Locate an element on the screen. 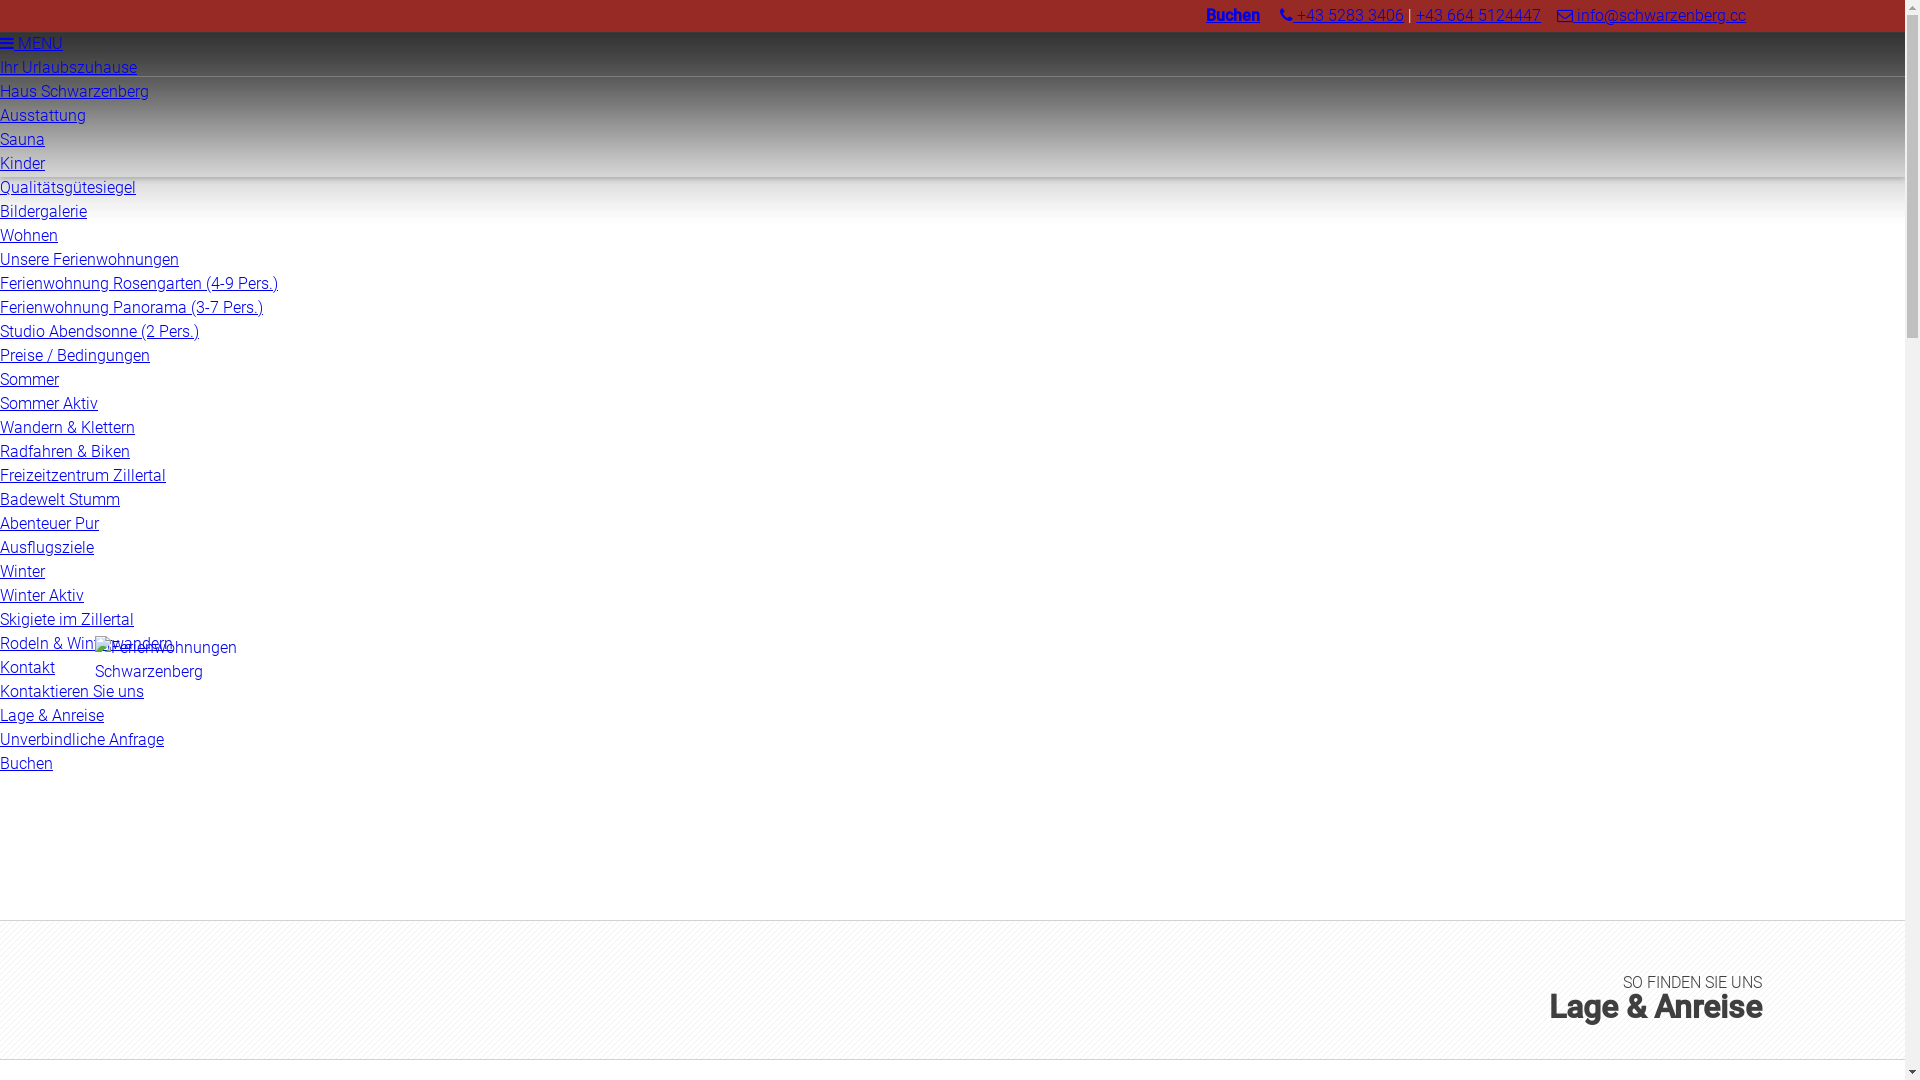 This screenshot has height=1080, width=1920. 'Haus Schwarzenberg' is located at coordinates (74, 91).